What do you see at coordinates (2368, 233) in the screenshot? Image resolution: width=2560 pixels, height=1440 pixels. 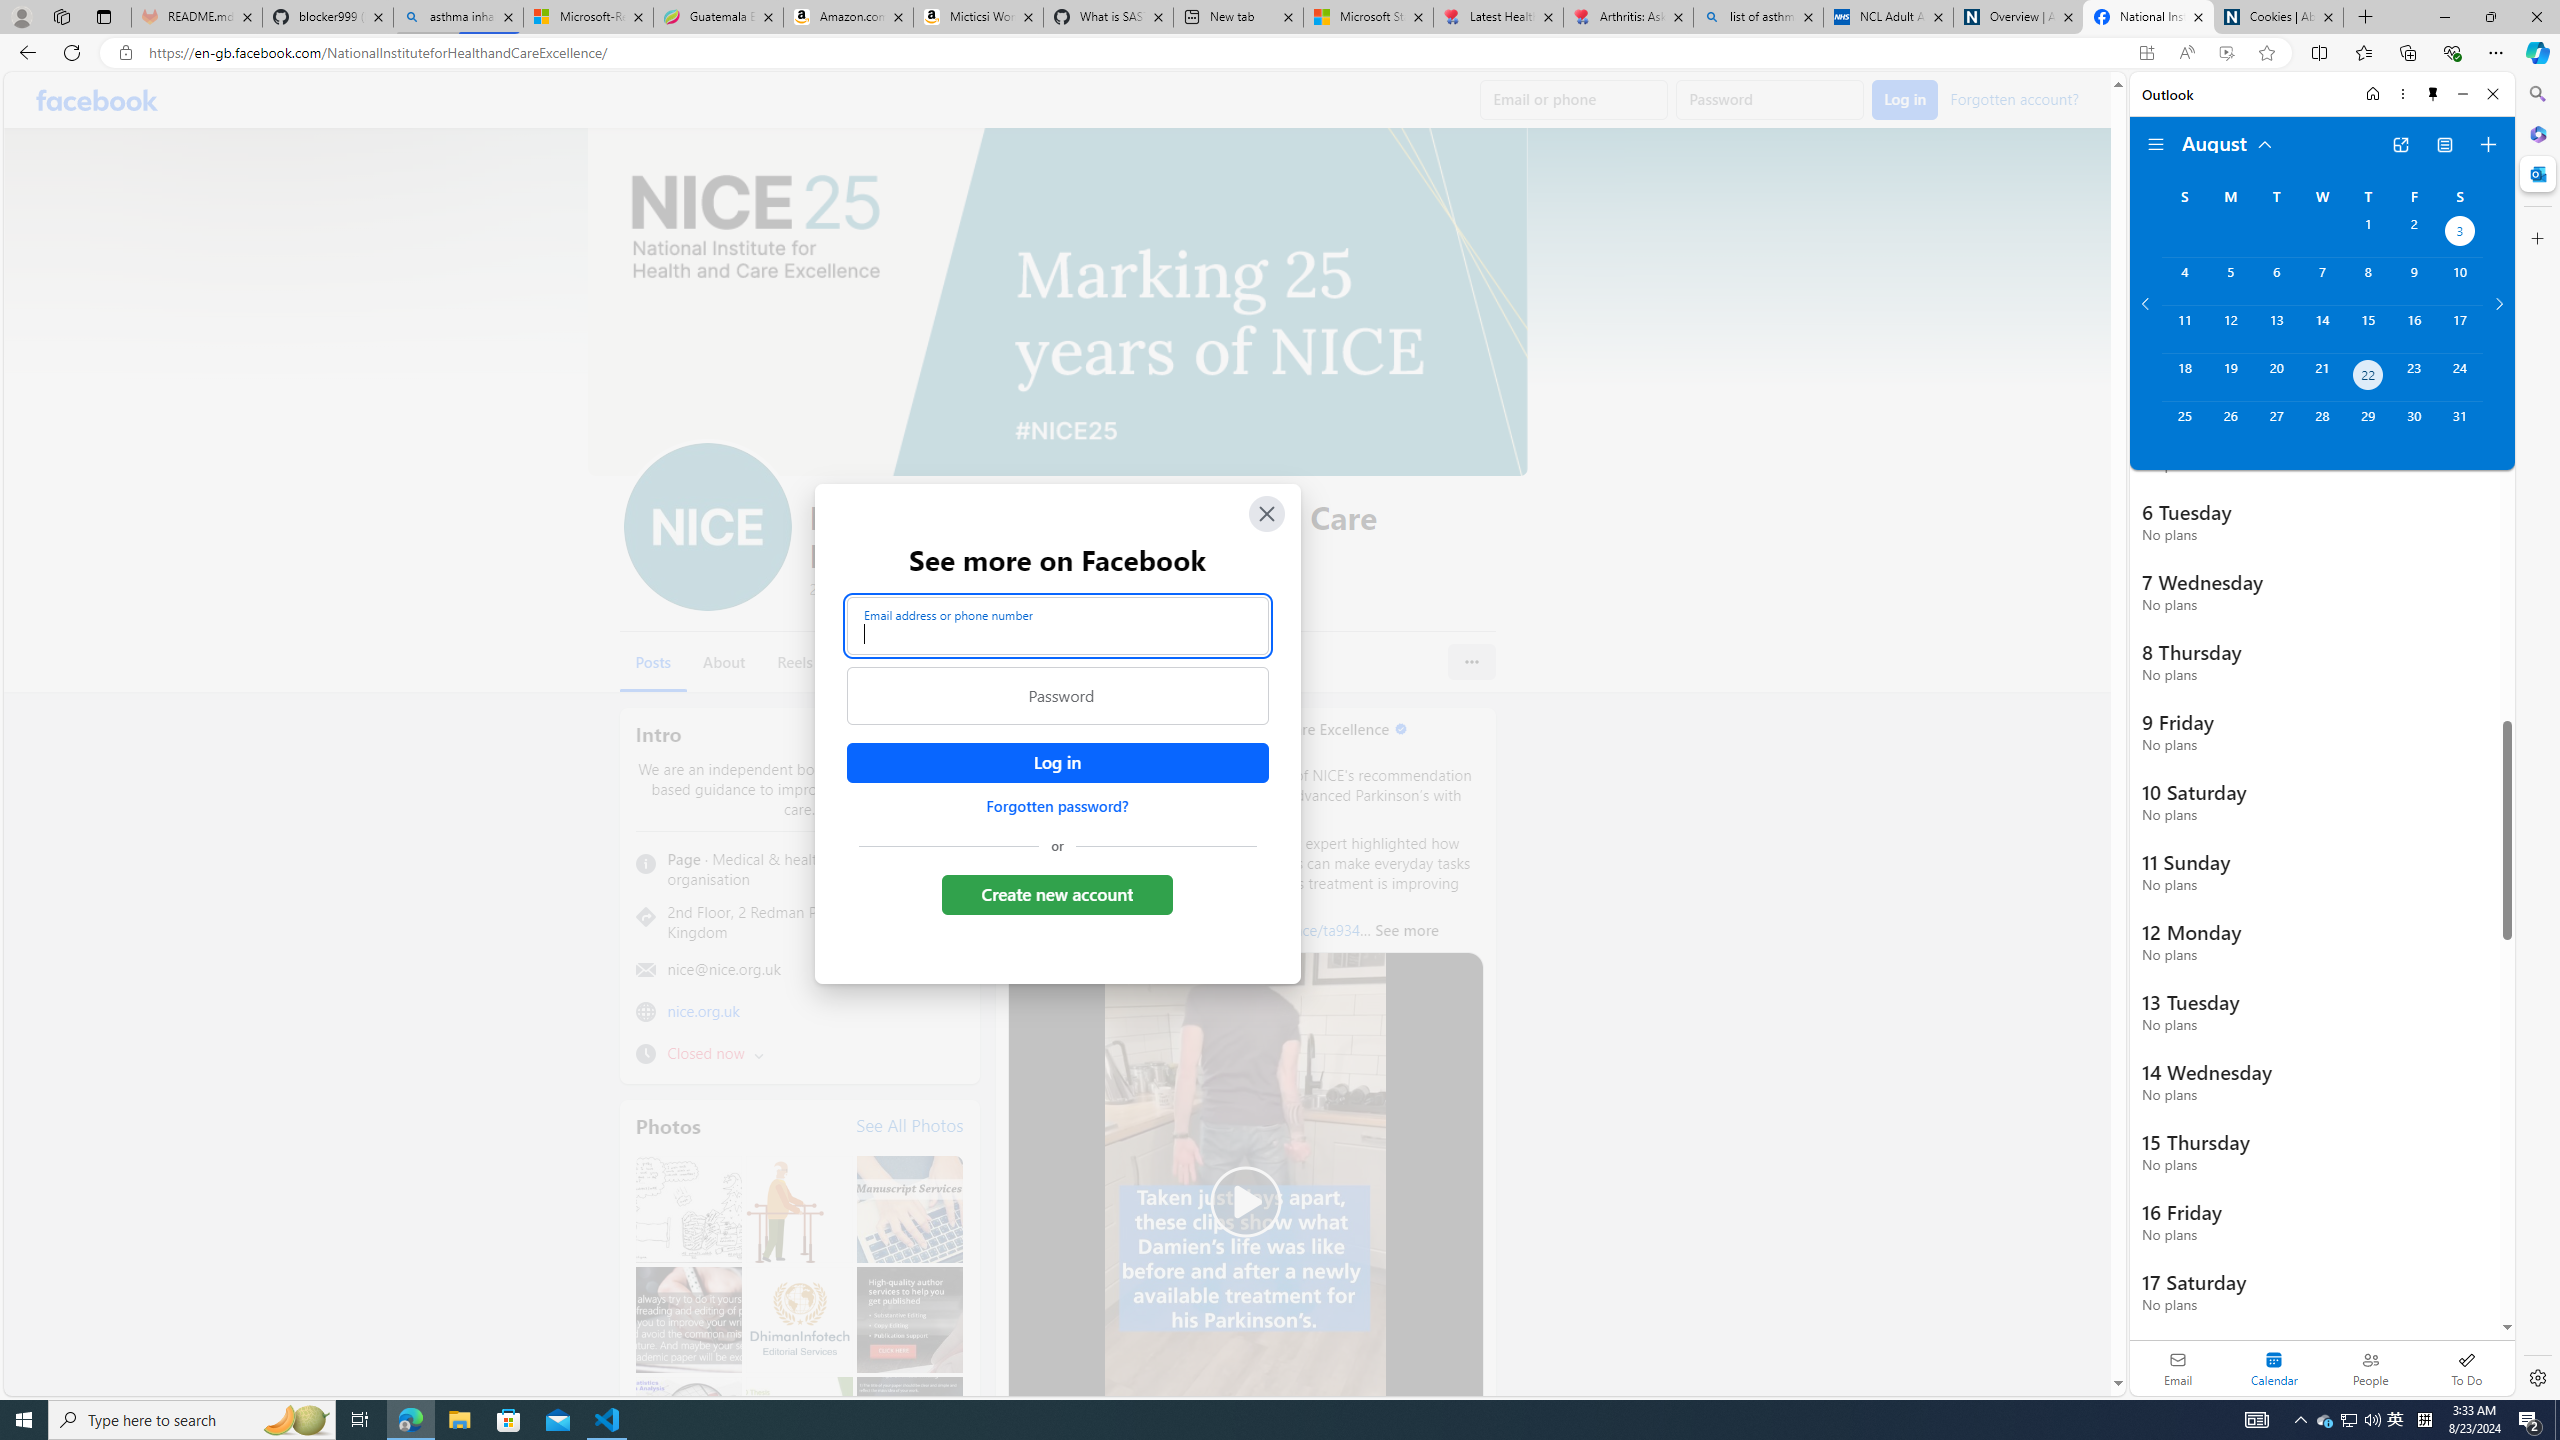 I see `'Thursday, August 1, 2024. '` at bounding box center [2368, 233].